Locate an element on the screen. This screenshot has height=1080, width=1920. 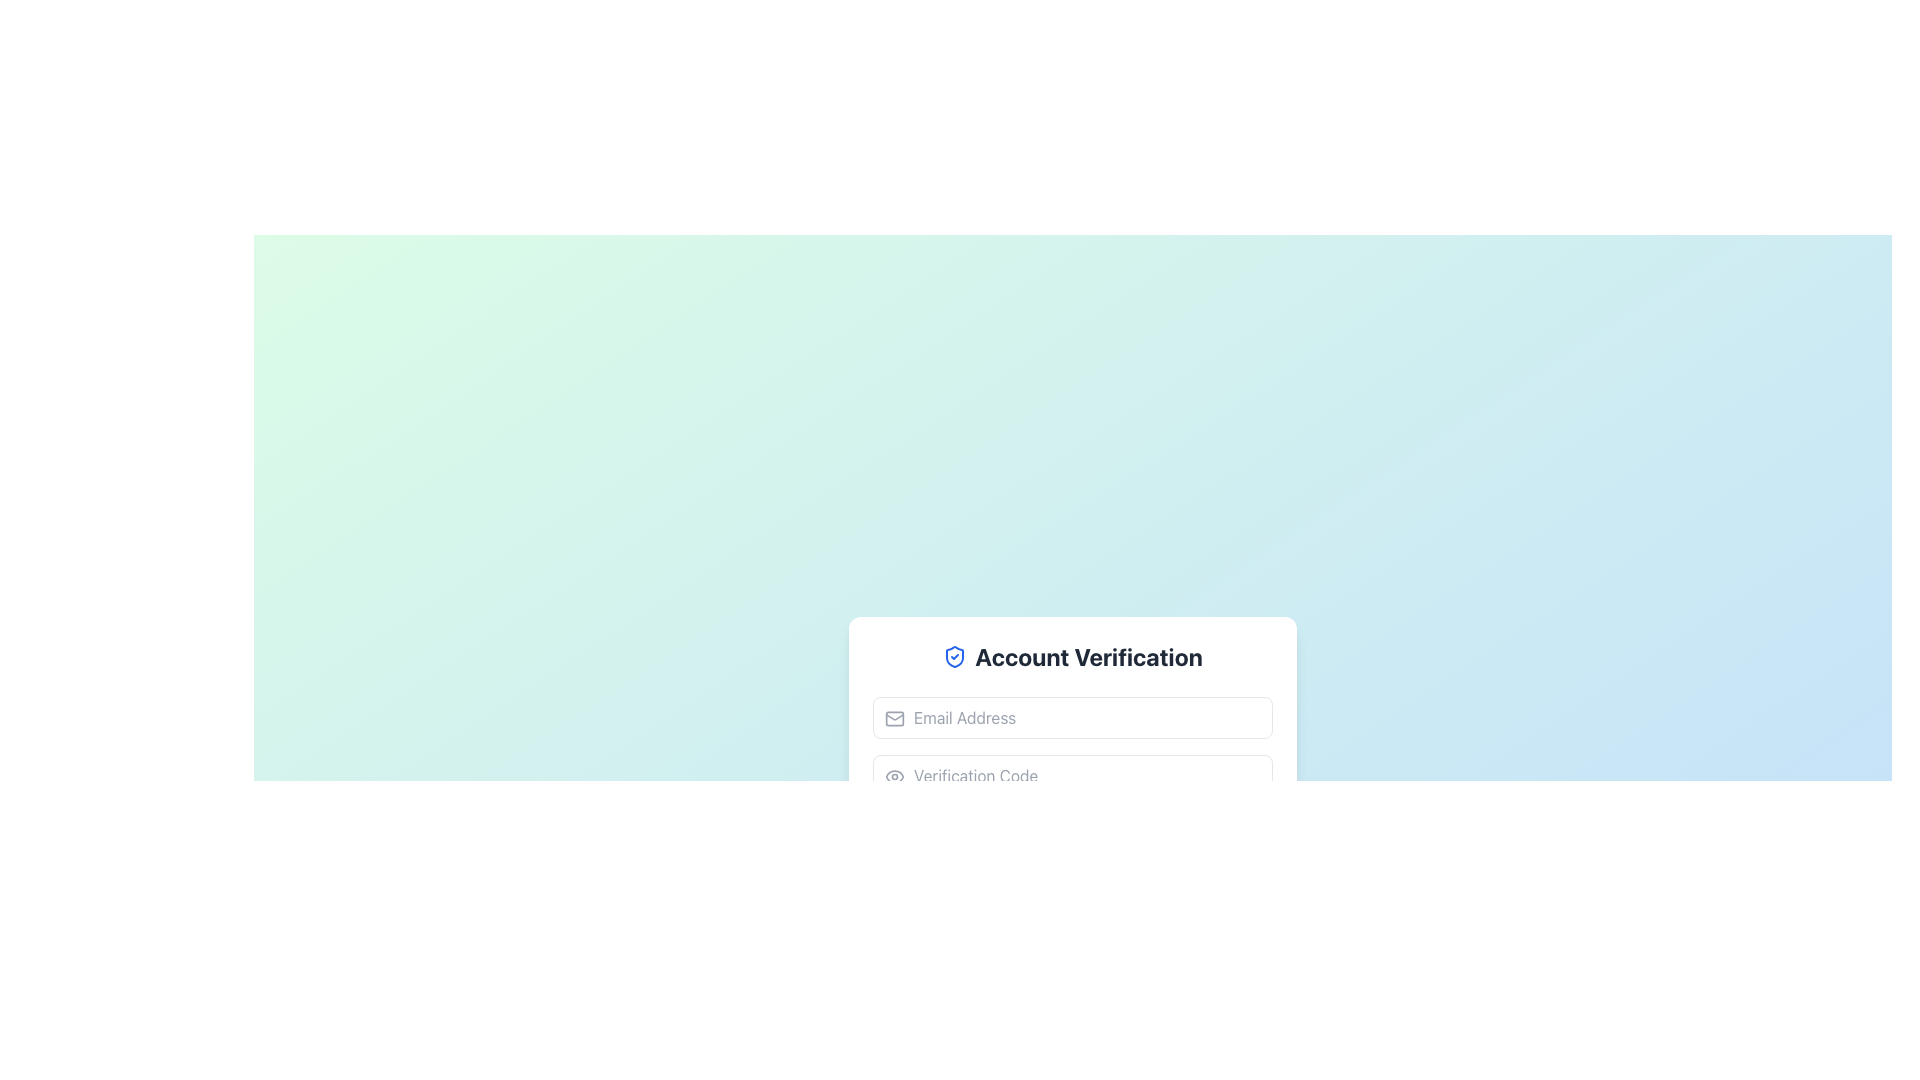
the email input field icon located at the top-left corner inside the 'Email Address' input field, which visually indicates that users should enter their email address is located at coordinates (893, 717).